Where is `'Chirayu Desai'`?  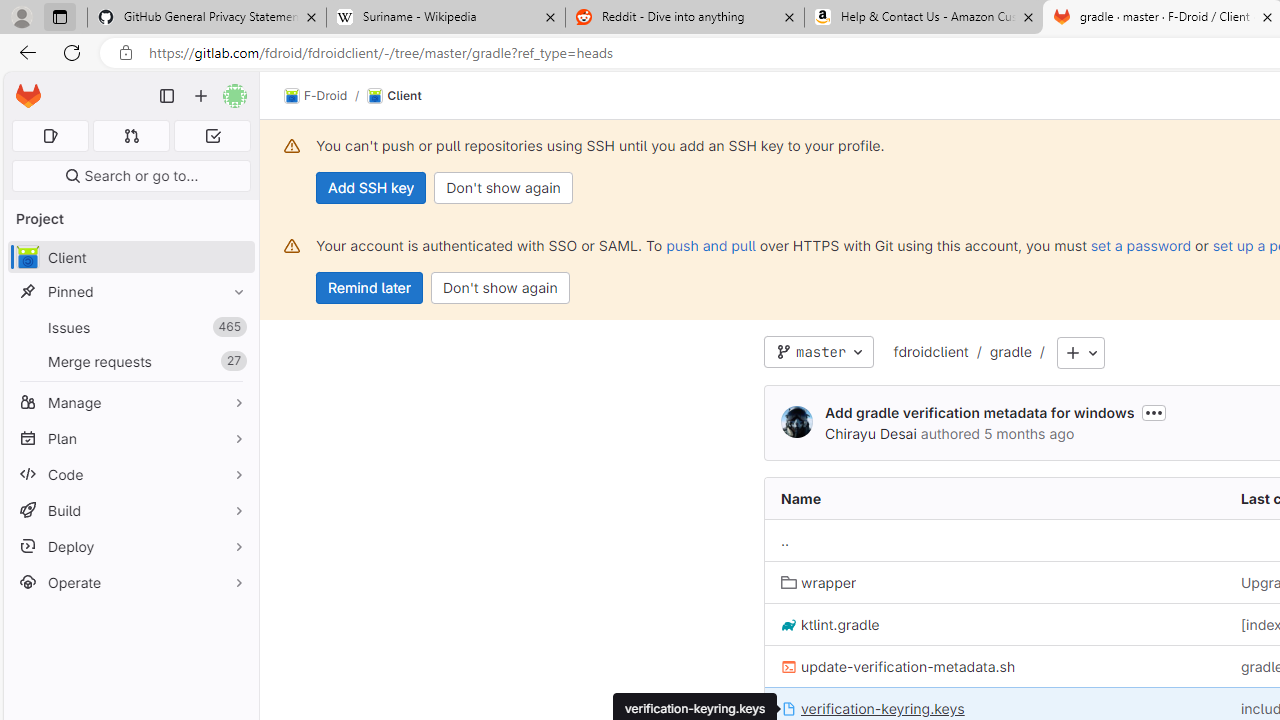
'Chirayu Desai' is located at coordinates (795, 421).